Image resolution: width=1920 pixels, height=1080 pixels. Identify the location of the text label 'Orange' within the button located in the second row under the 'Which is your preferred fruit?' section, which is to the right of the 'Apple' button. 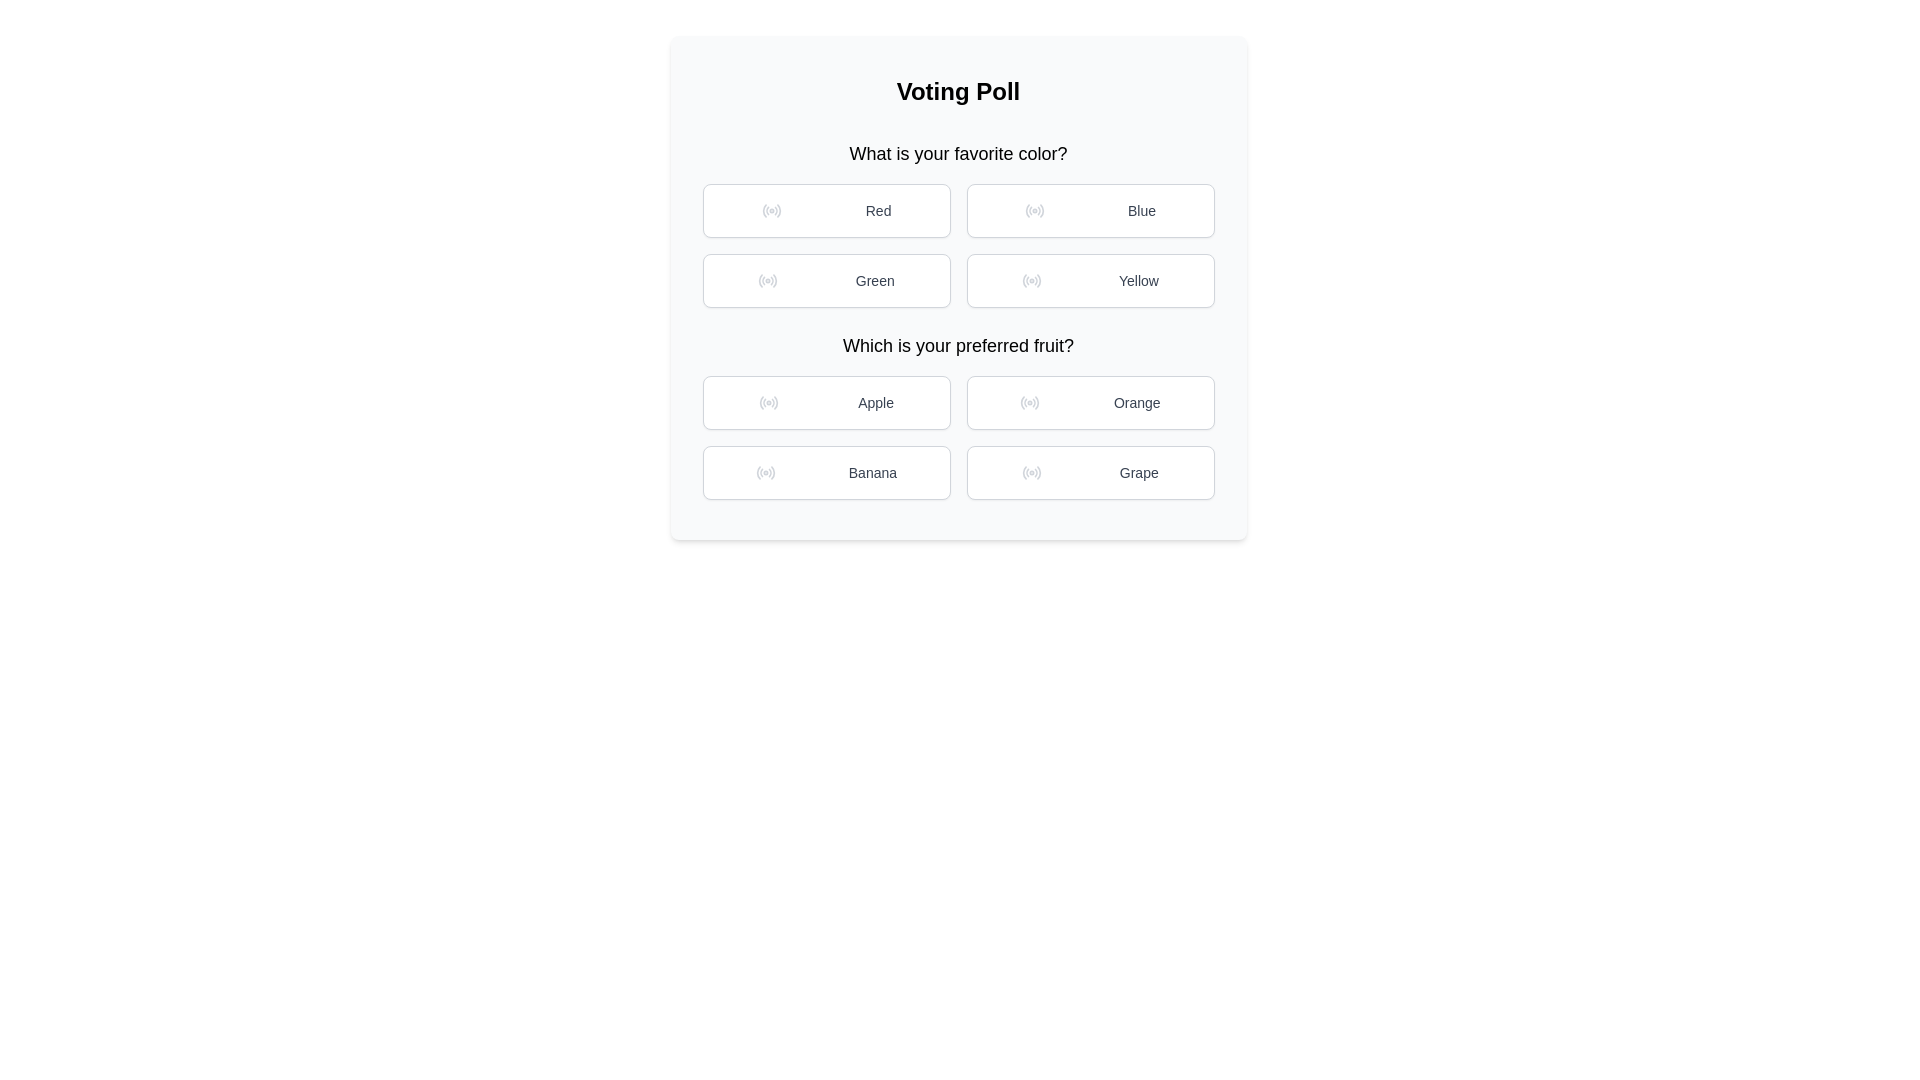
(1137, 402).